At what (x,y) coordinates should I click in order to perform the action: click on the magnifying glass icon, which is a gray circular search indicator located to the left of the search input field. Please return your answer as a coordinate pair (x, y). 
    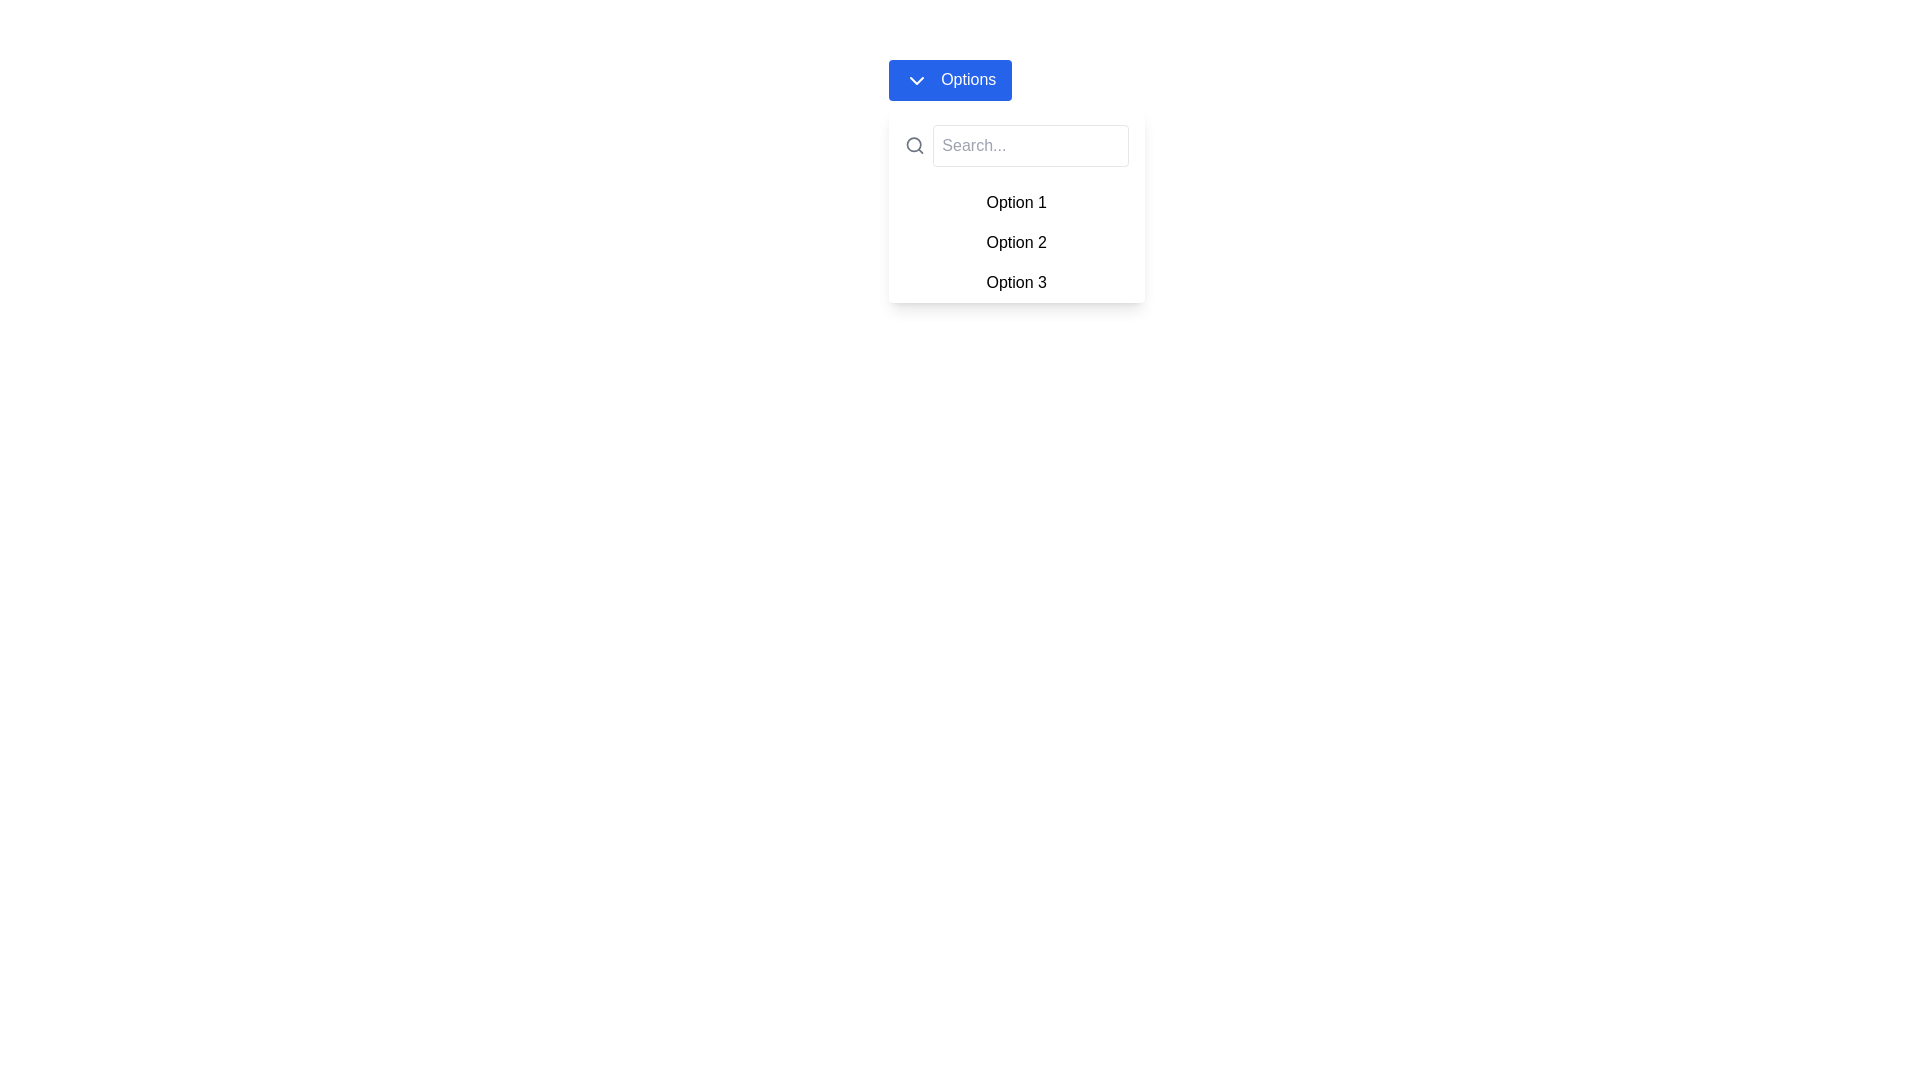
    Looking at the image, I should click on (914, 144).